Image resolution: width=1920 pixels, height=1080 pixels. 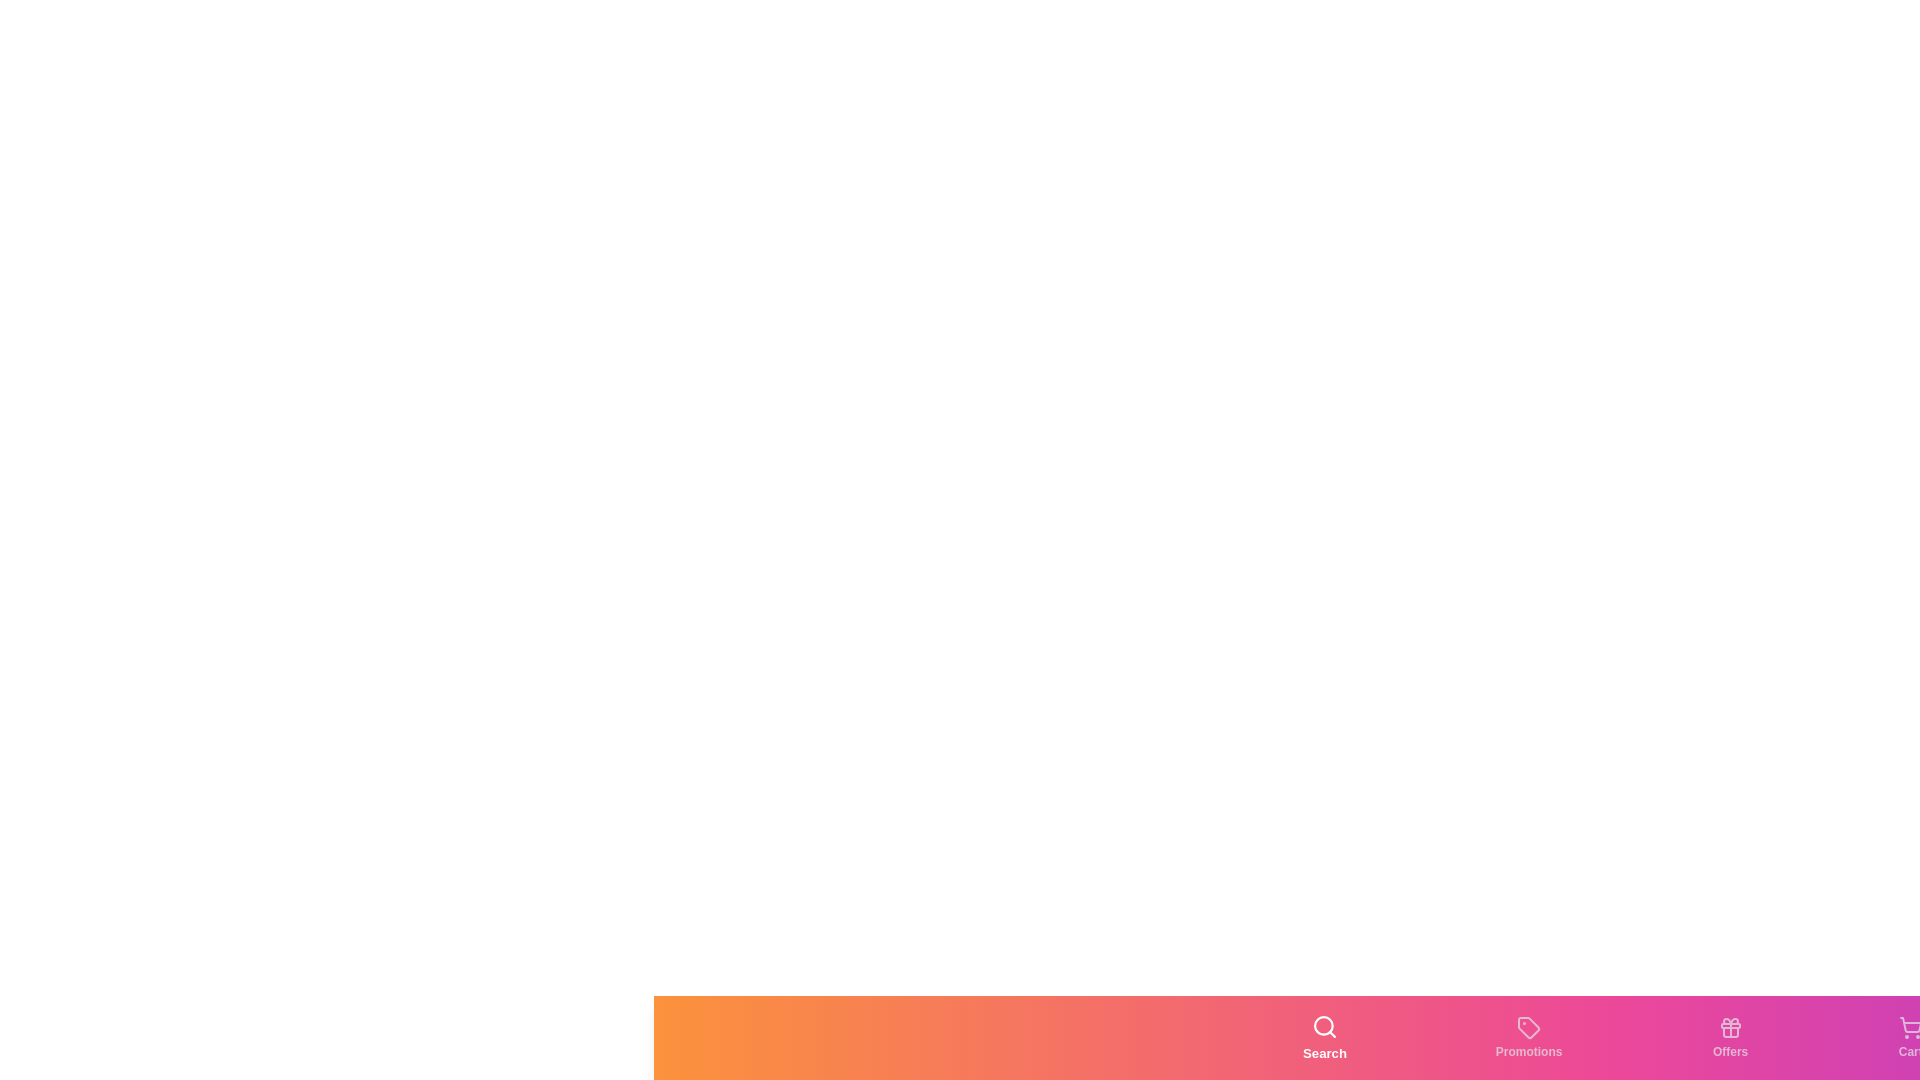 I want to click on the tab labeled Promotions to observe the hover effect, so click(x=1528, y=1036).